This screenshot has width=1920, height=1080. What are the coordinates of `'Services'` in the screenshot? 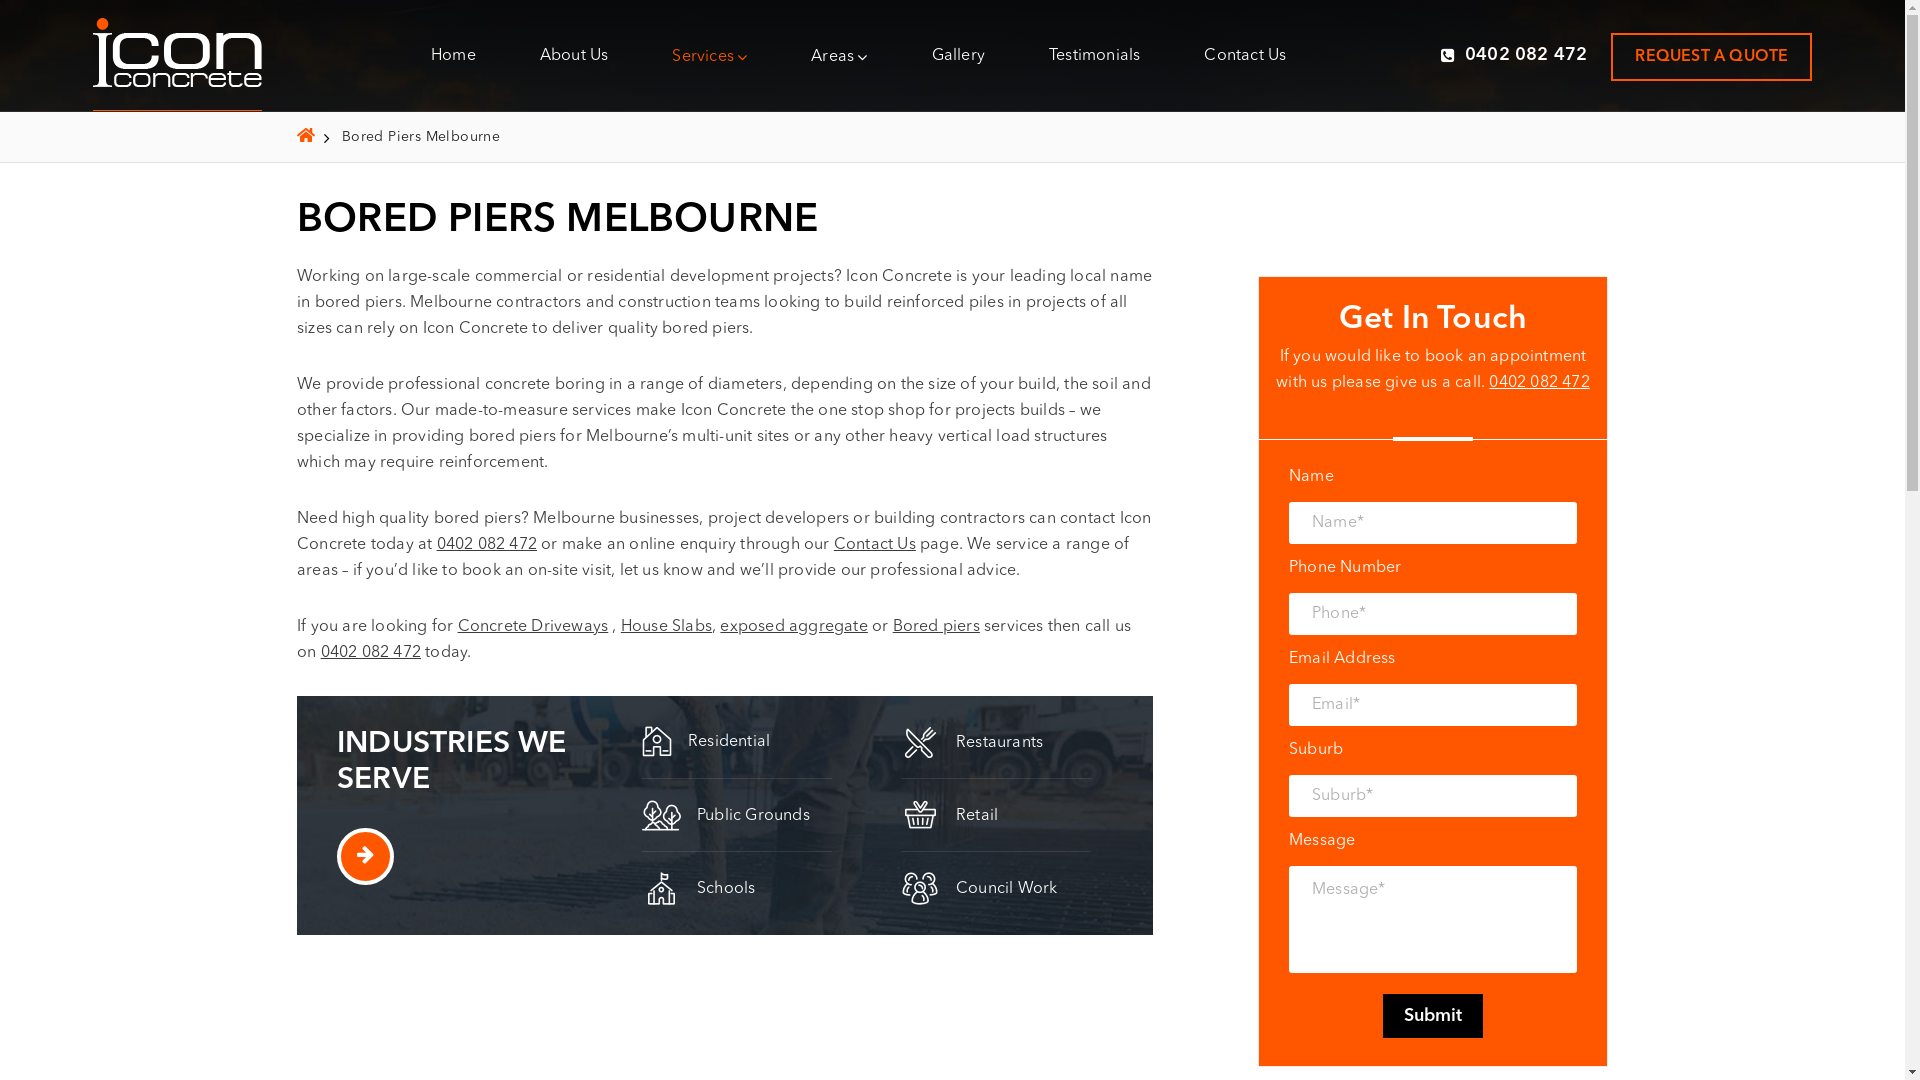 It's located at (709, 55).